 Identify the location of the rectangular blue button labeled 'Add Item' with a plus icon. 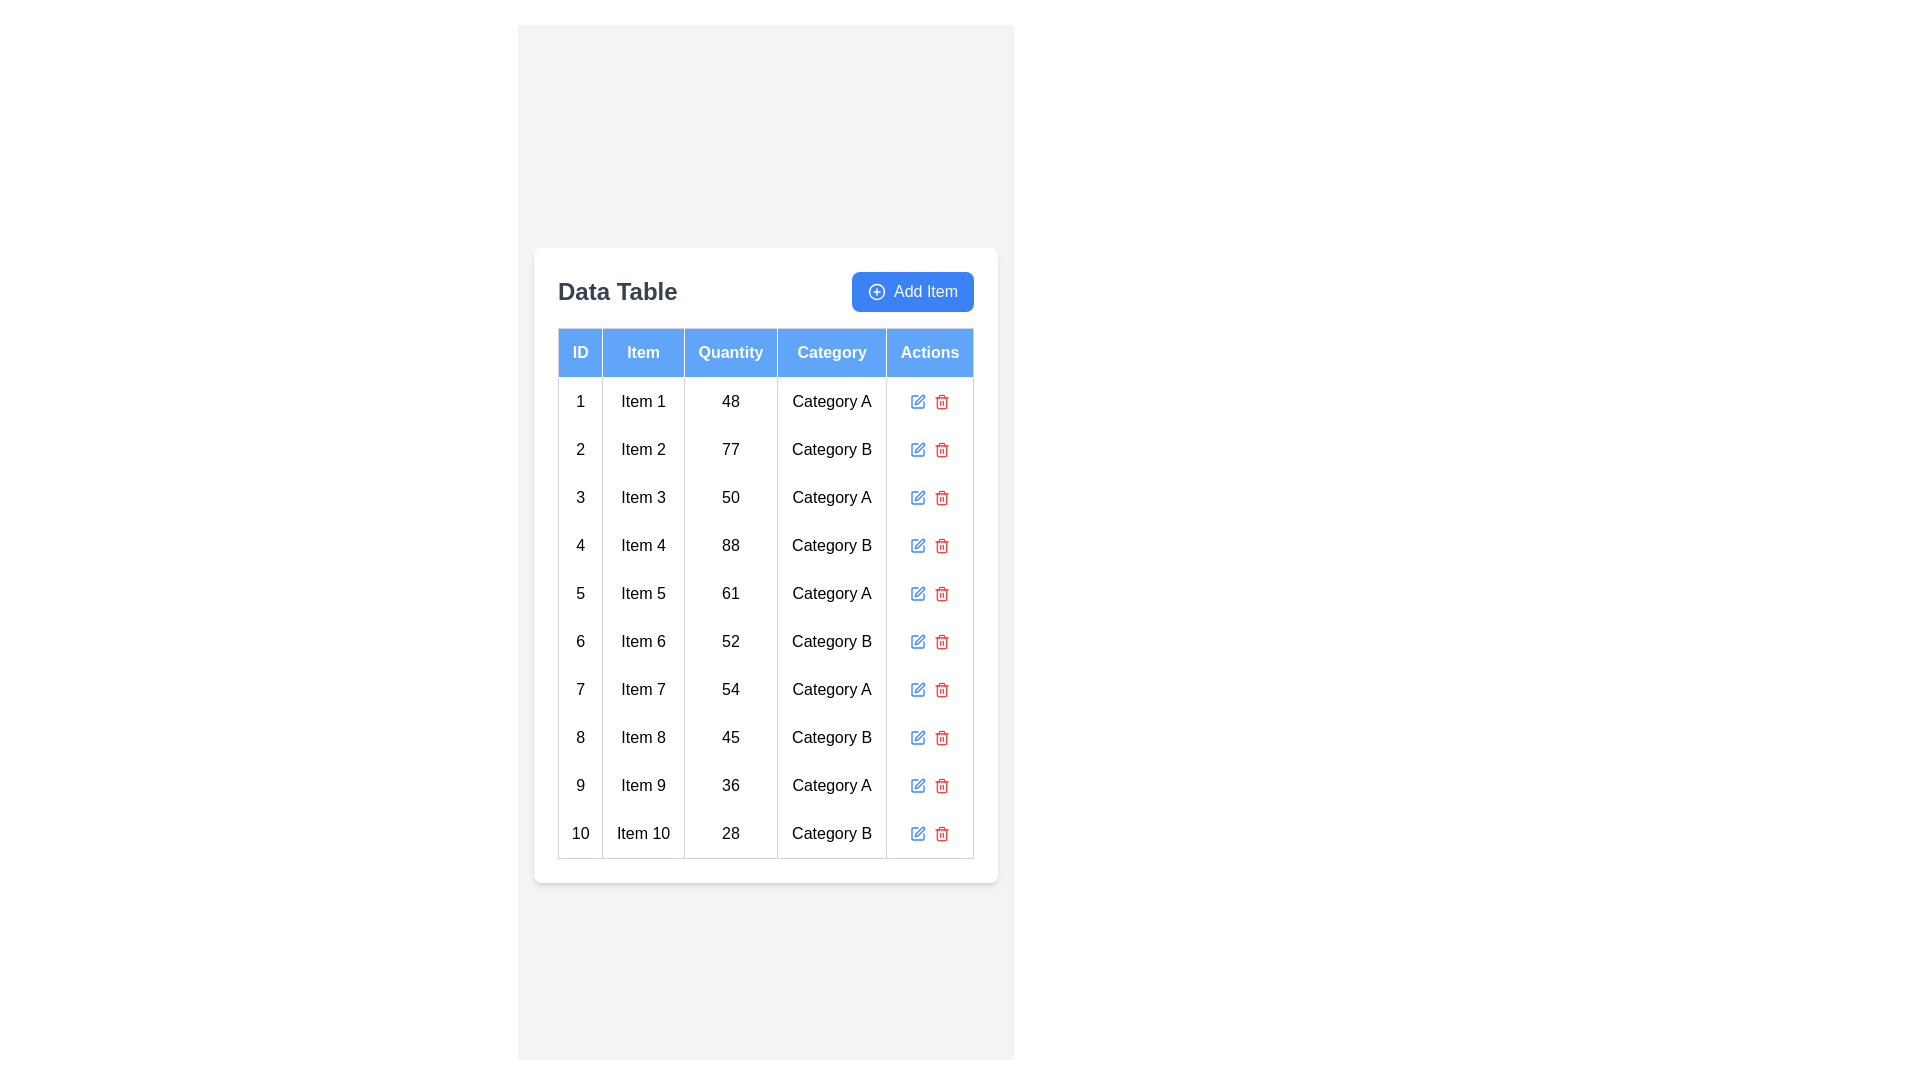
(911, 291).